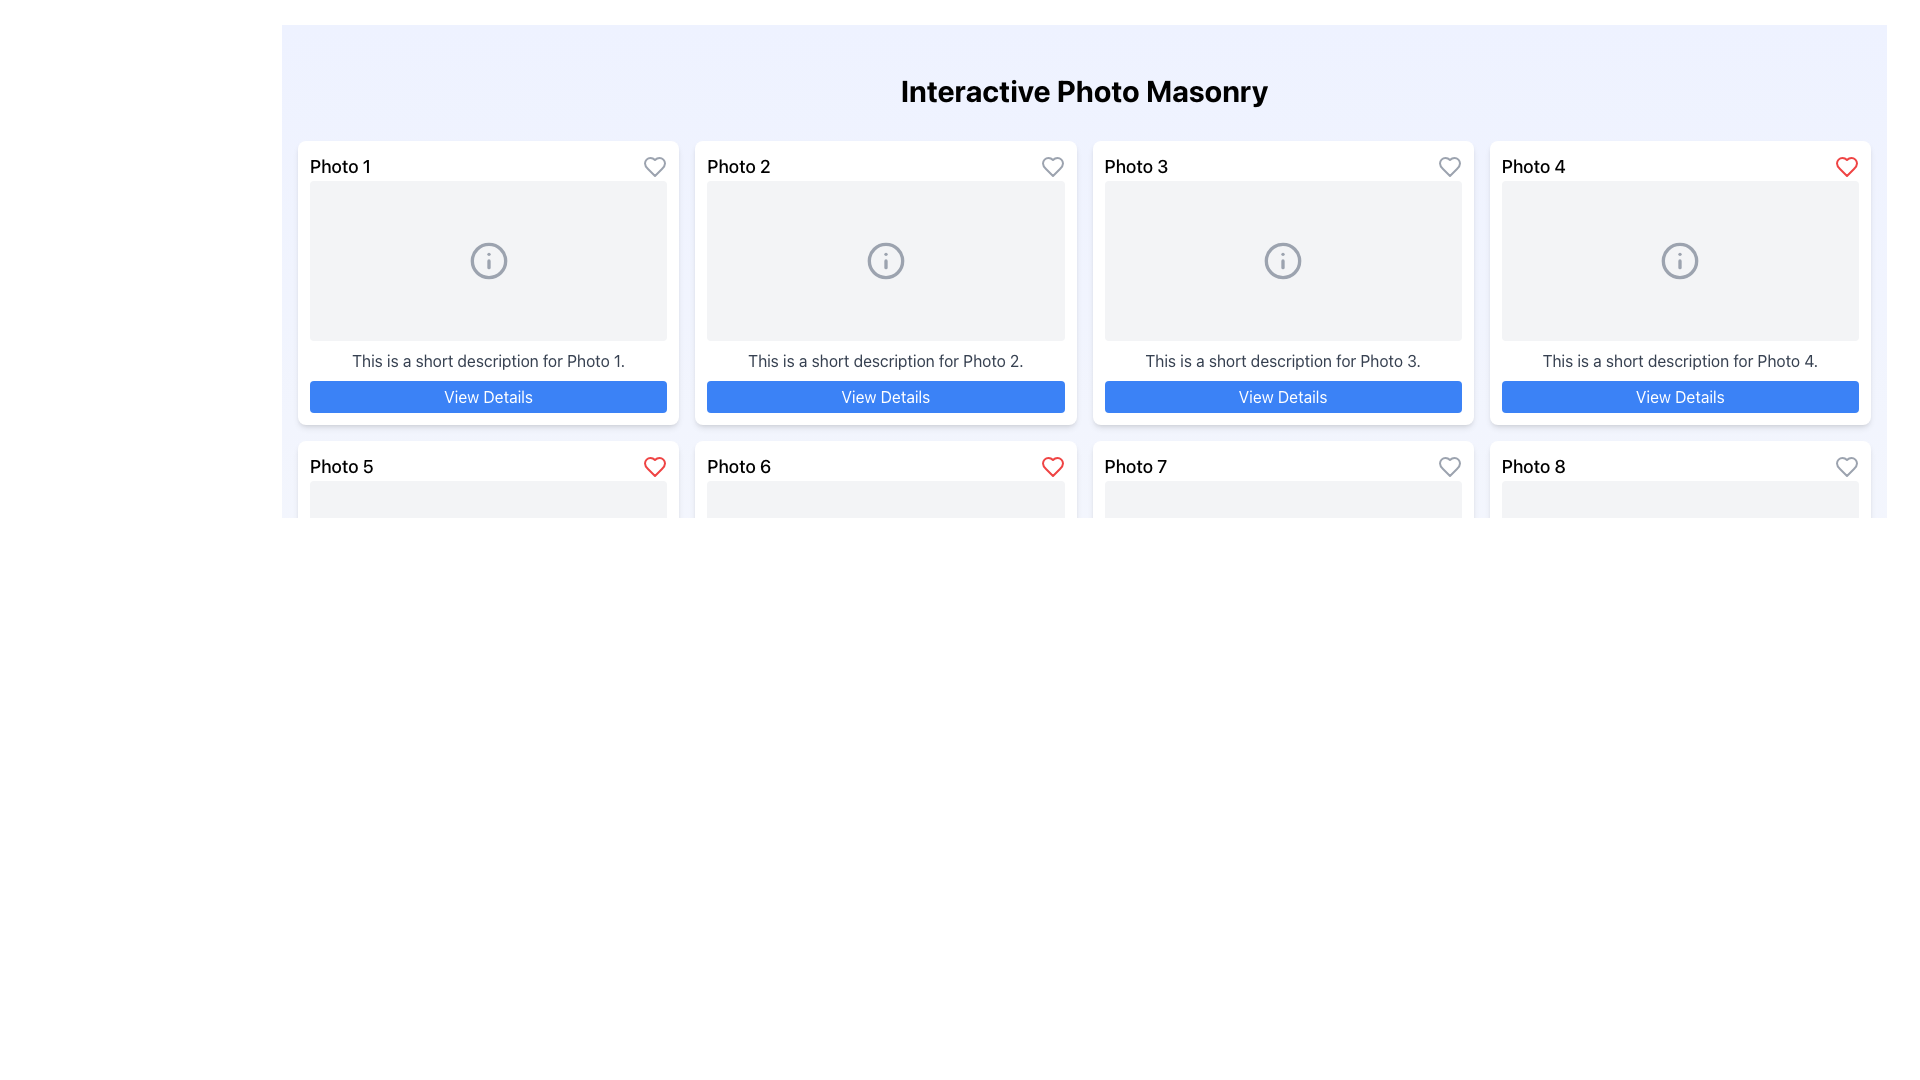  Describe the element at coordinates (488, 260) in the screenshot. I see `the information icon represented by a gray circle with an 'i' in its center, located centrally in the image area of the first photo card titled 'Photo 1'` at that location.